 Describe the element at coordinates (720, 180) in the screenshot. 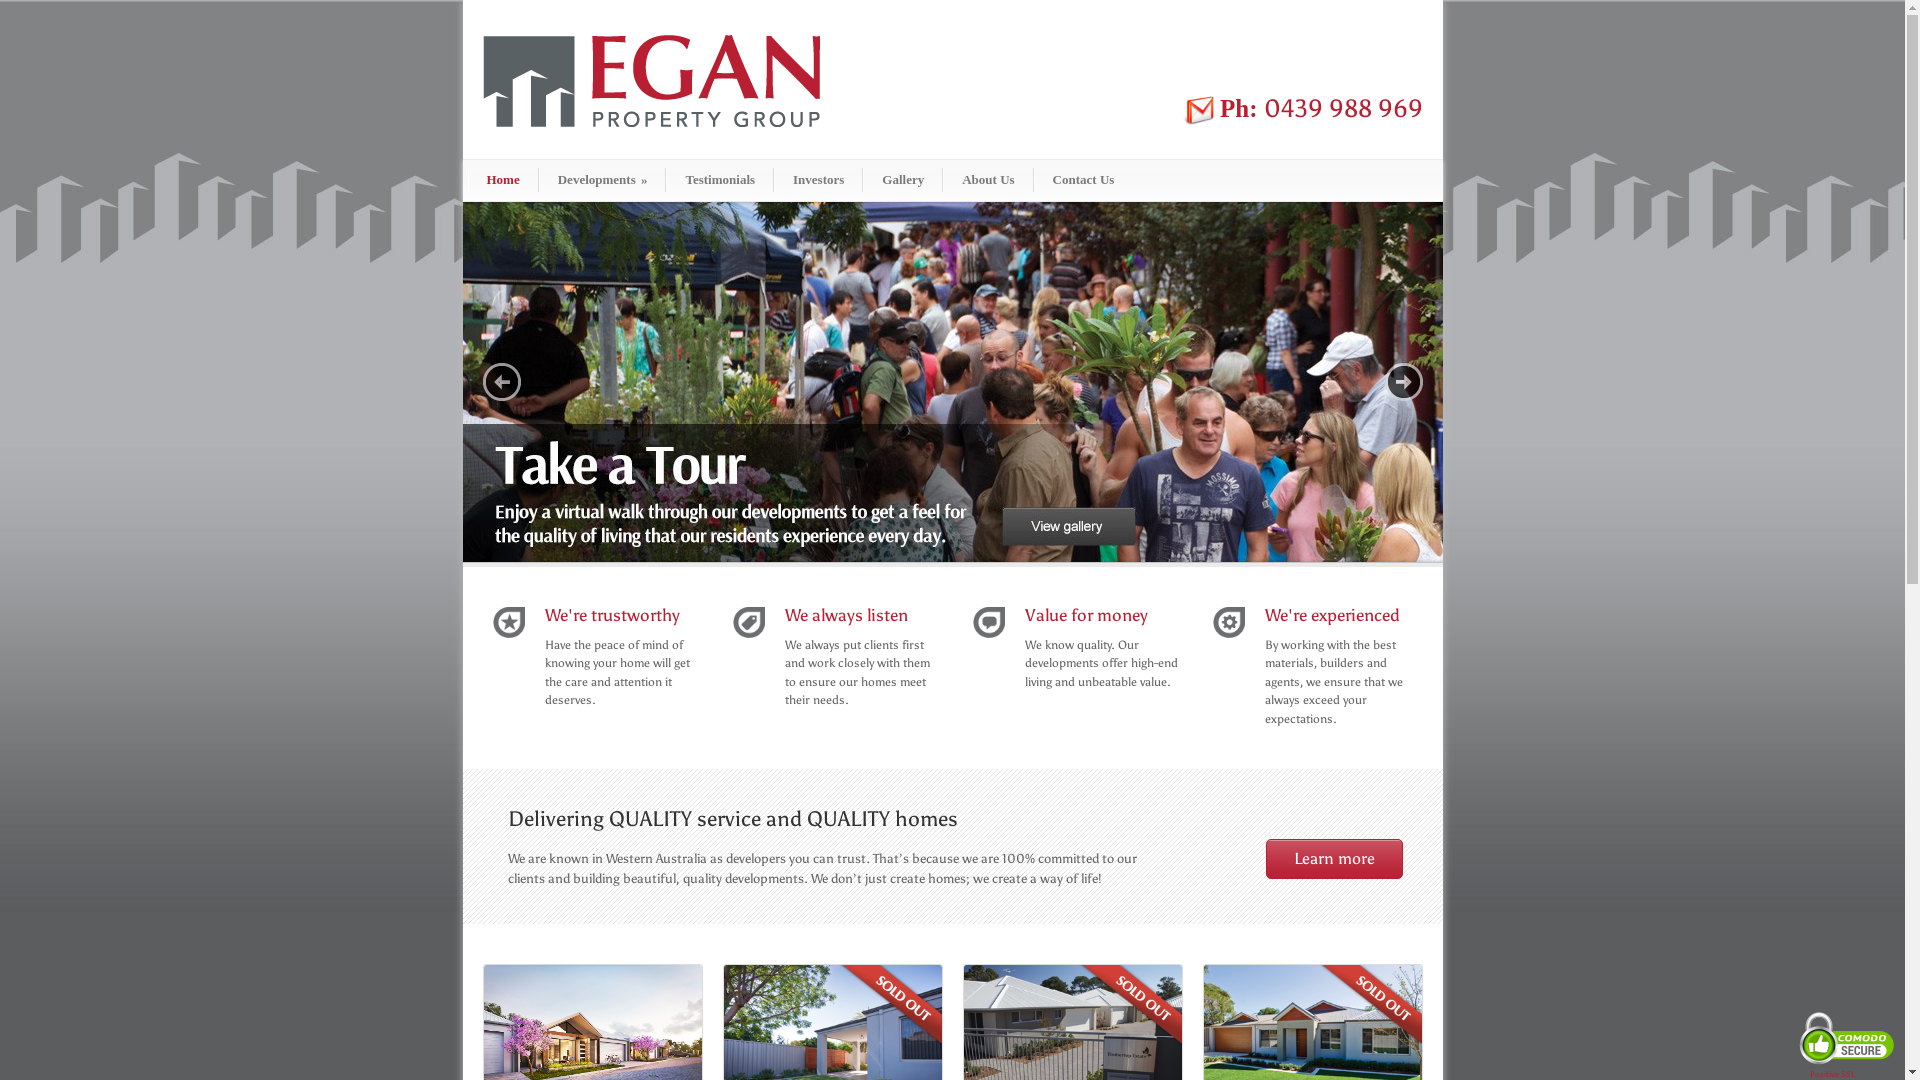

I see `'Testimonials'` at that location.